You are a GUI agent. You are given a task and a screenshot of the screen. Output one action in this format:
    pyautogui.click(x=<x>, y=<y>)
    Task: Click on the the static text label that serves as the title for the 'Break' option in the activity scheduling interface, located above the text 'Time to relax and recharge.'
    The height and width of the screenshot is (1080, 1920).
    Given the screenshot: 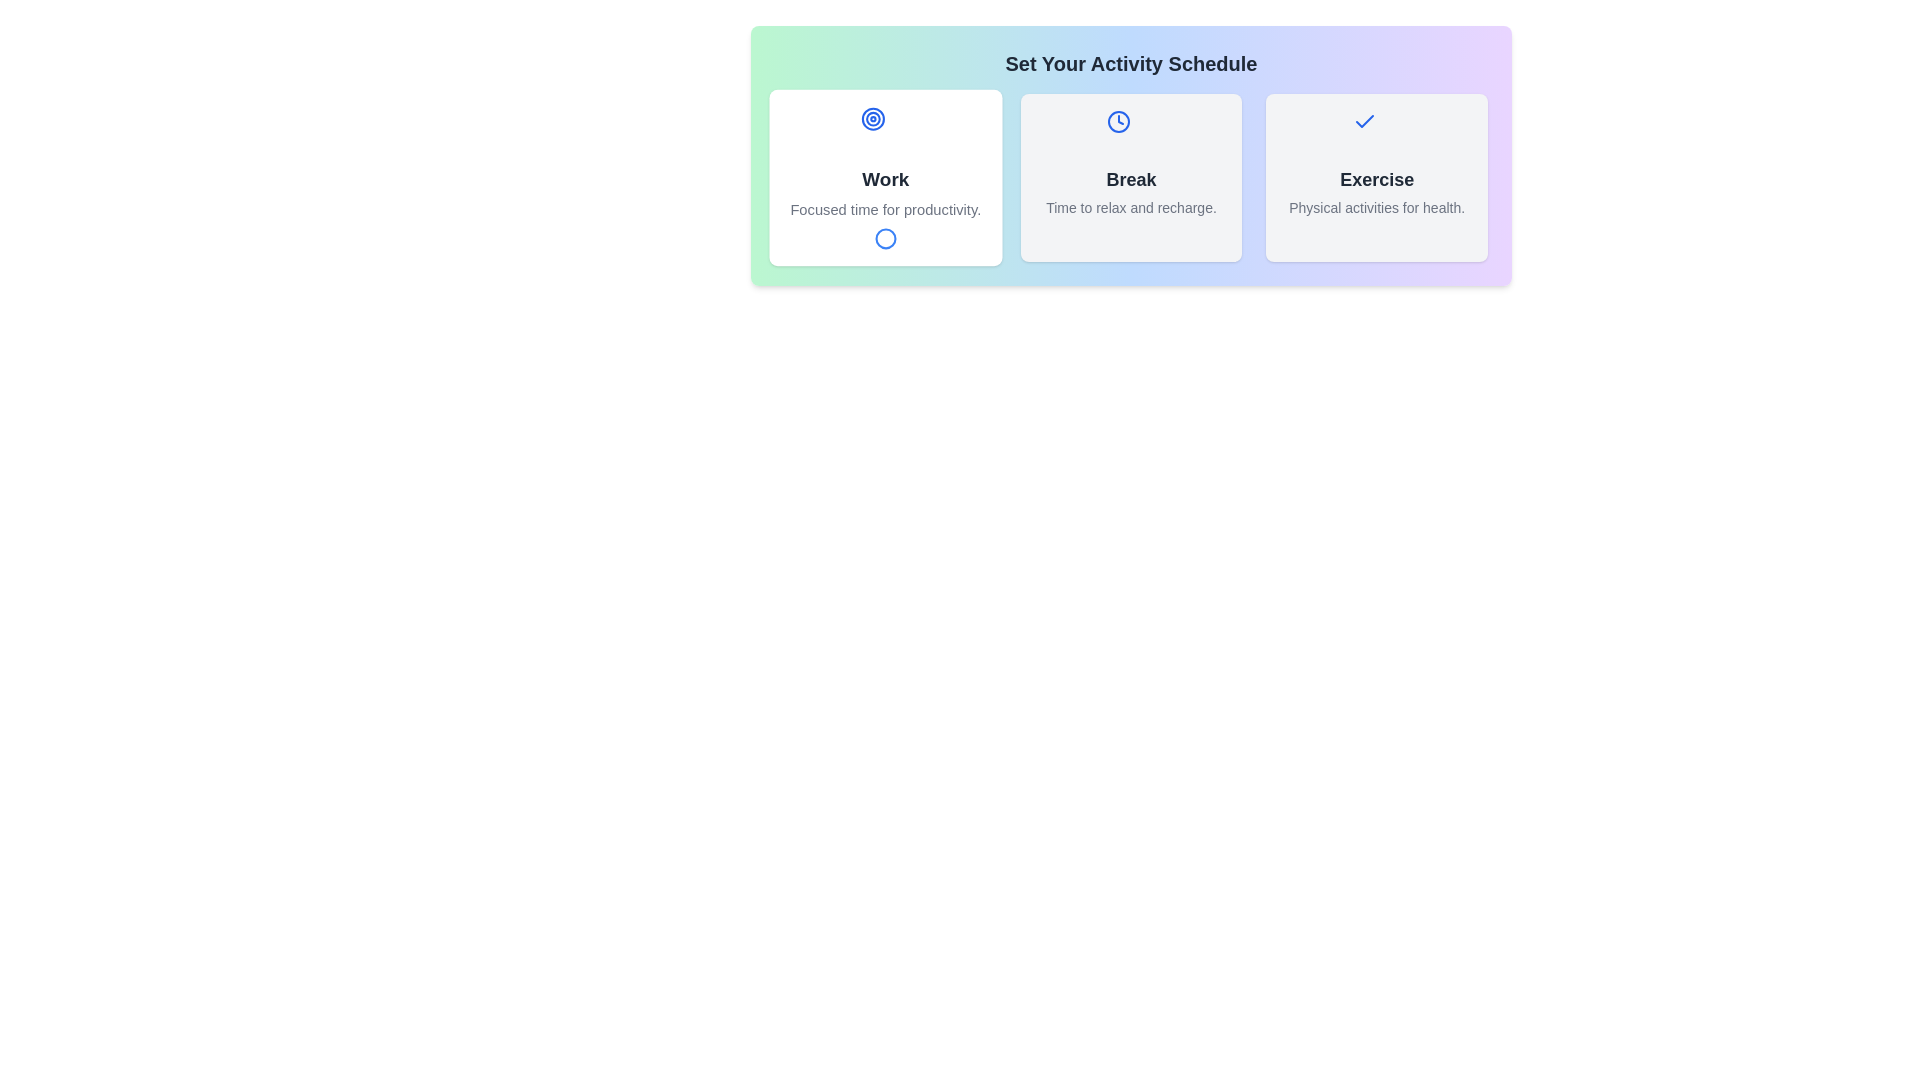 What is the action you would take?
    pyautogui.click(x=1131, y=180)
    